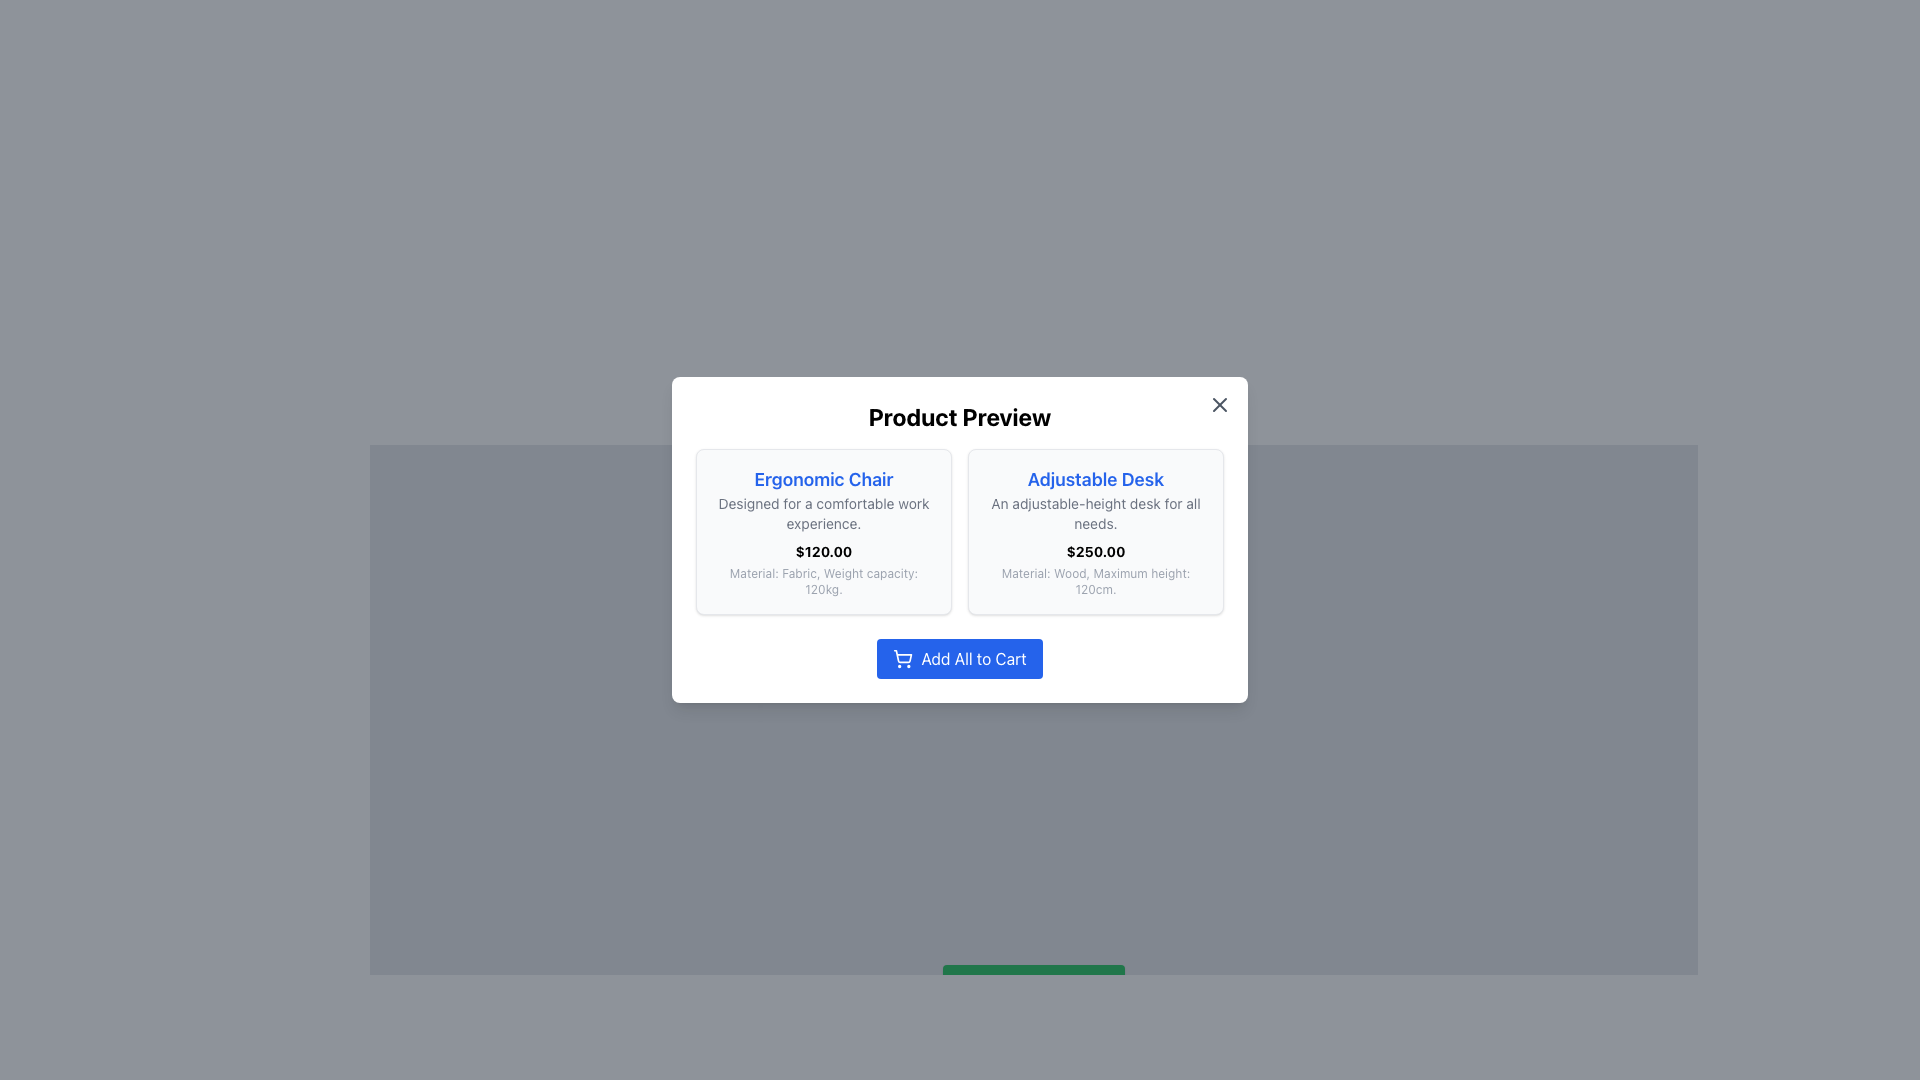 The width and height of the screenshot is (1920, 1080). I want to click on the small square button with a centered 'X' icon located at the top-right corner of the modal dialog, so click(1218, 405).